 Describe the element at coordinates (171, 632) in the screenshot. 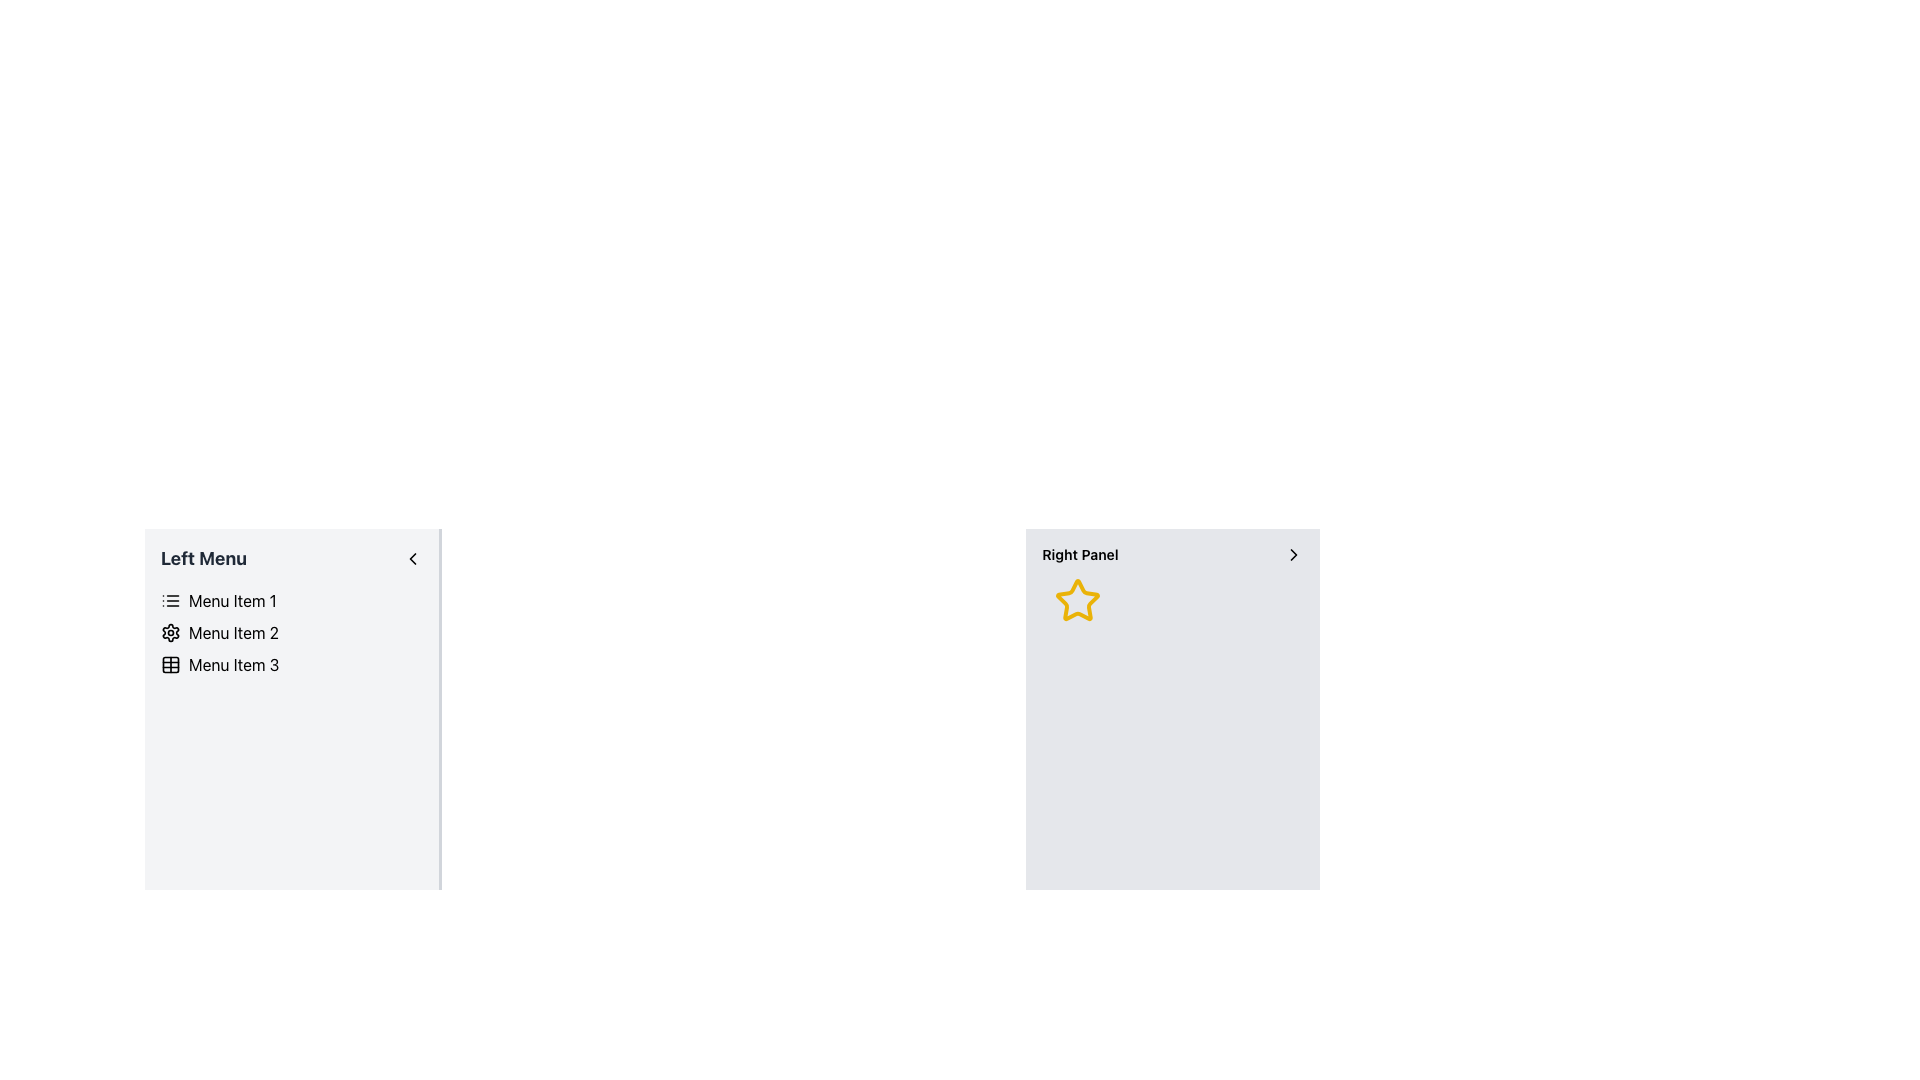

I see `the circular cogwheel icon with a black outline, located in the left panel next to 'Menu Item 2'` at that location.